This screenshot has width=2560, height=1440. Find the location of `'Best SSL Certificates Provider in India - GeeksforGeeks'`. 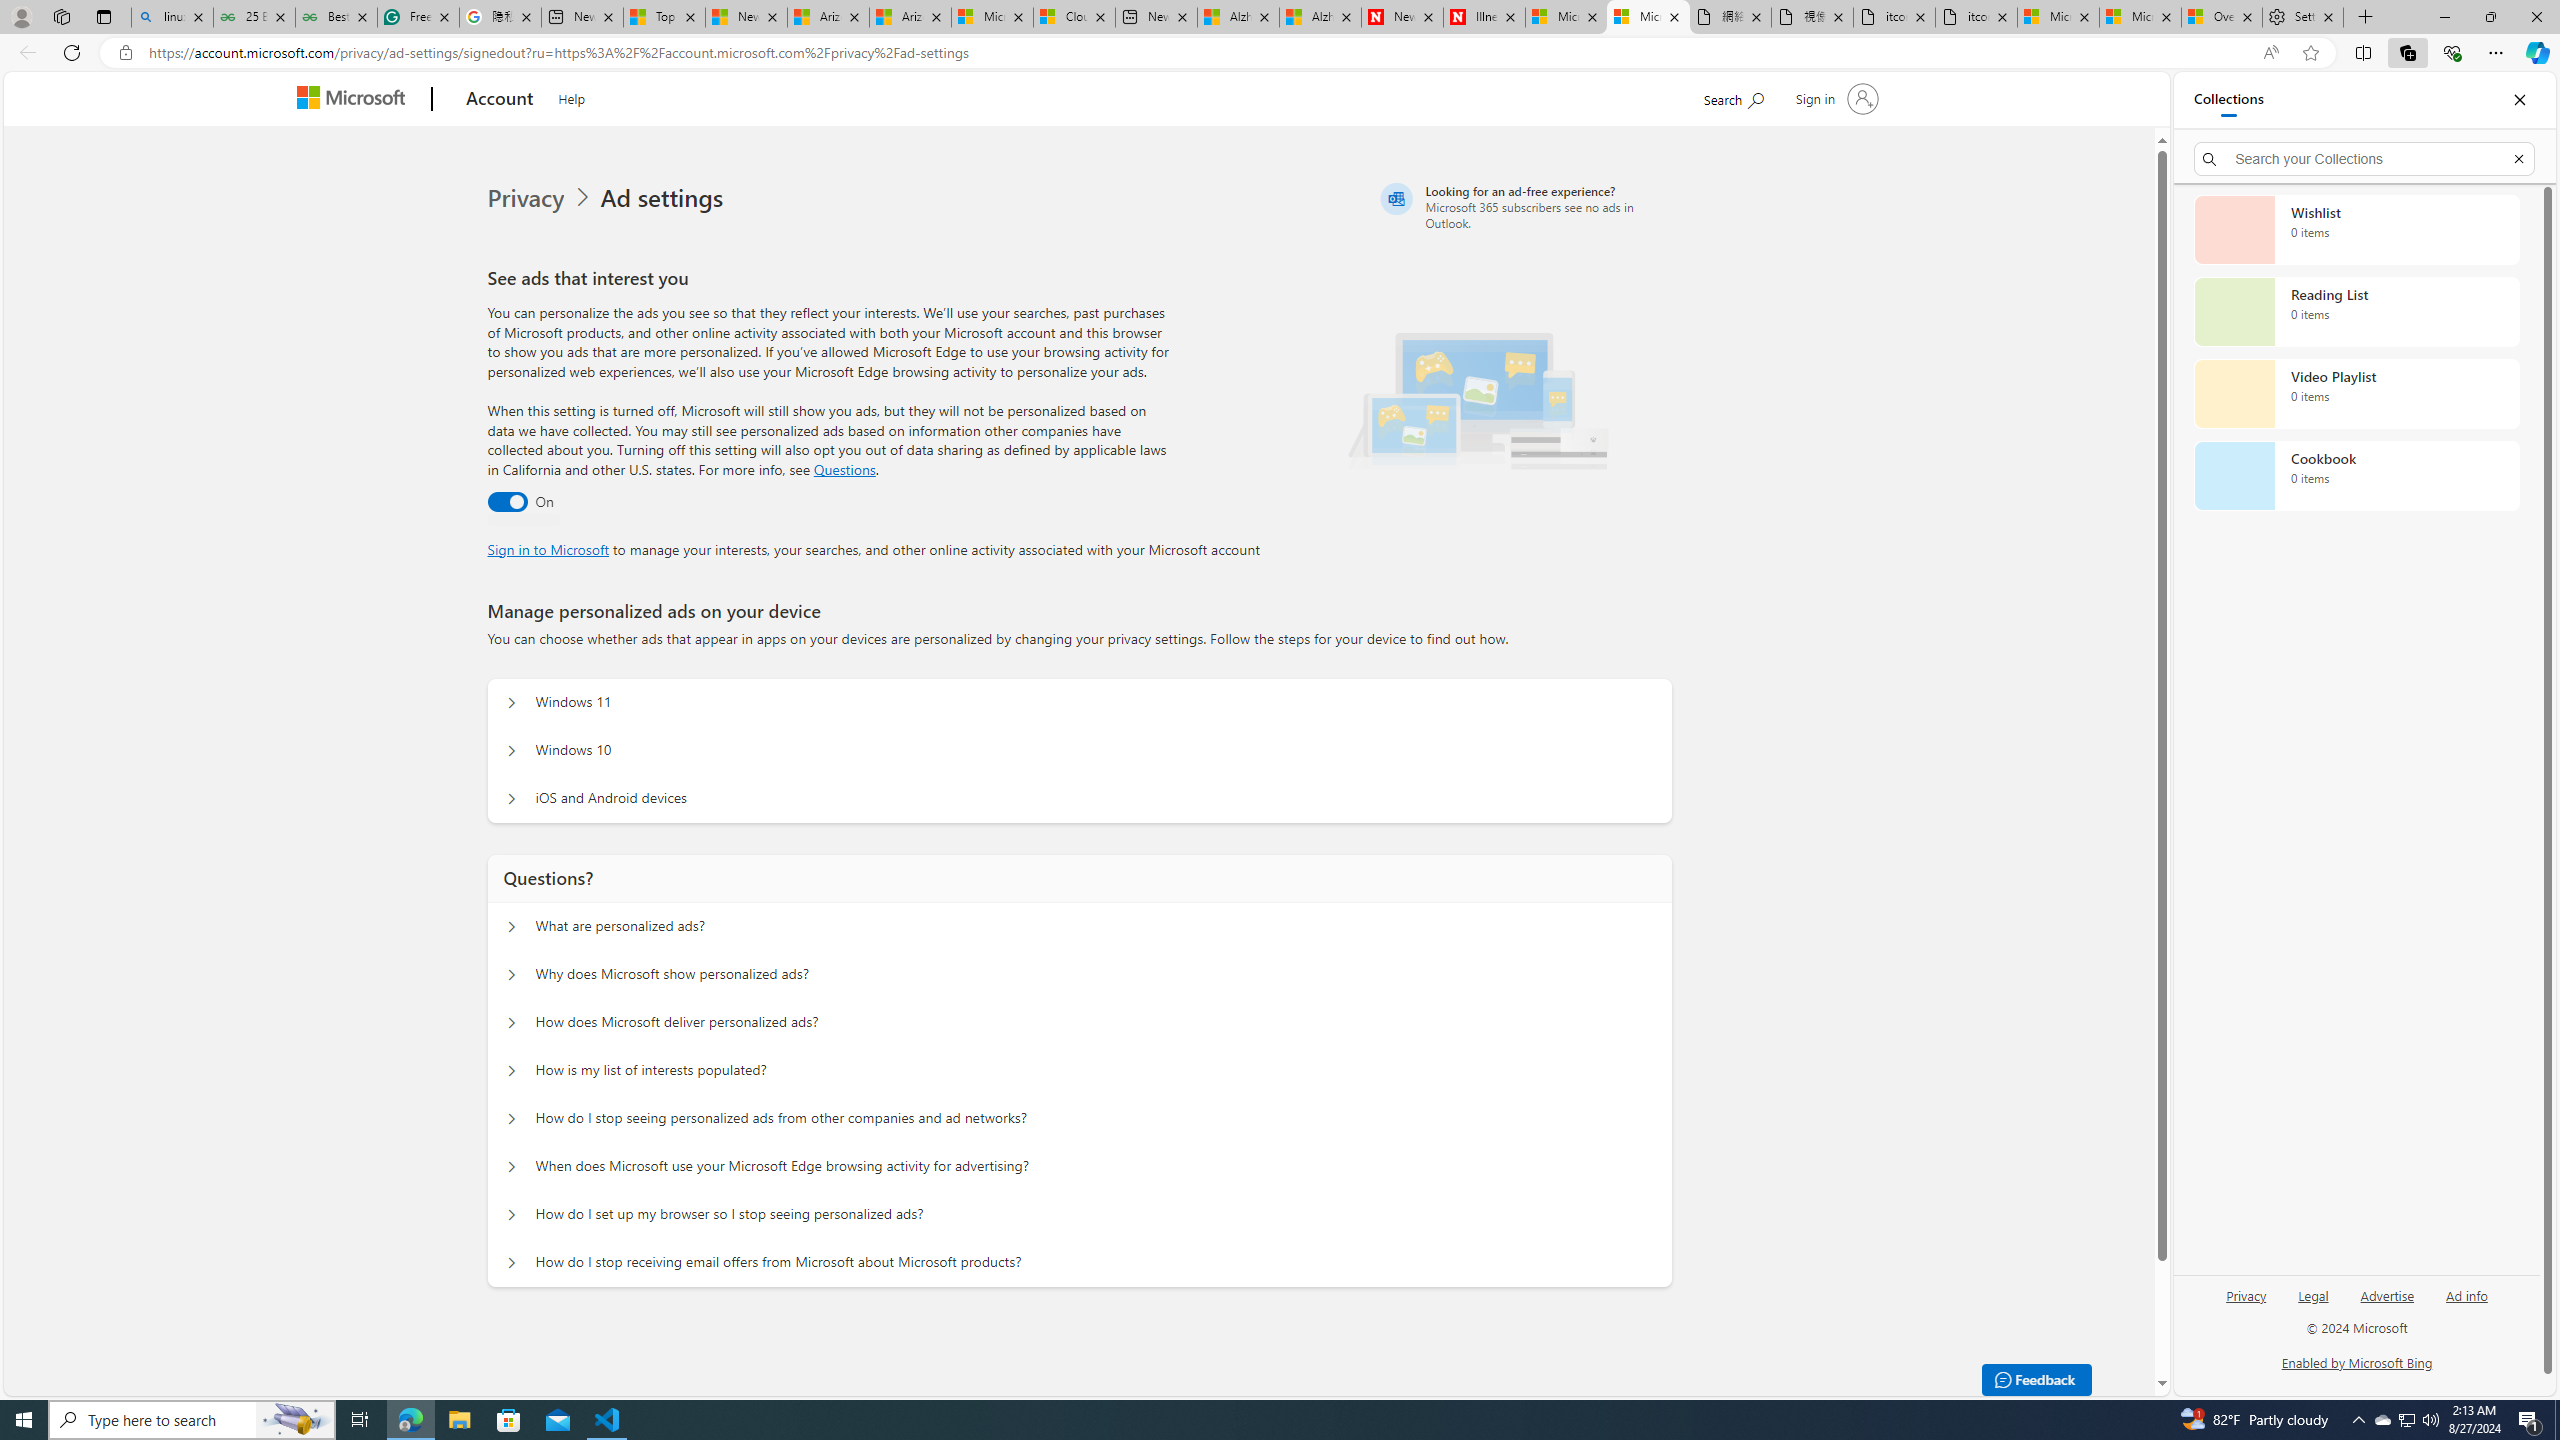

'Best SSL Certificates Provider in India - GeeksforGeeks' is located at coordinates (335, 16).